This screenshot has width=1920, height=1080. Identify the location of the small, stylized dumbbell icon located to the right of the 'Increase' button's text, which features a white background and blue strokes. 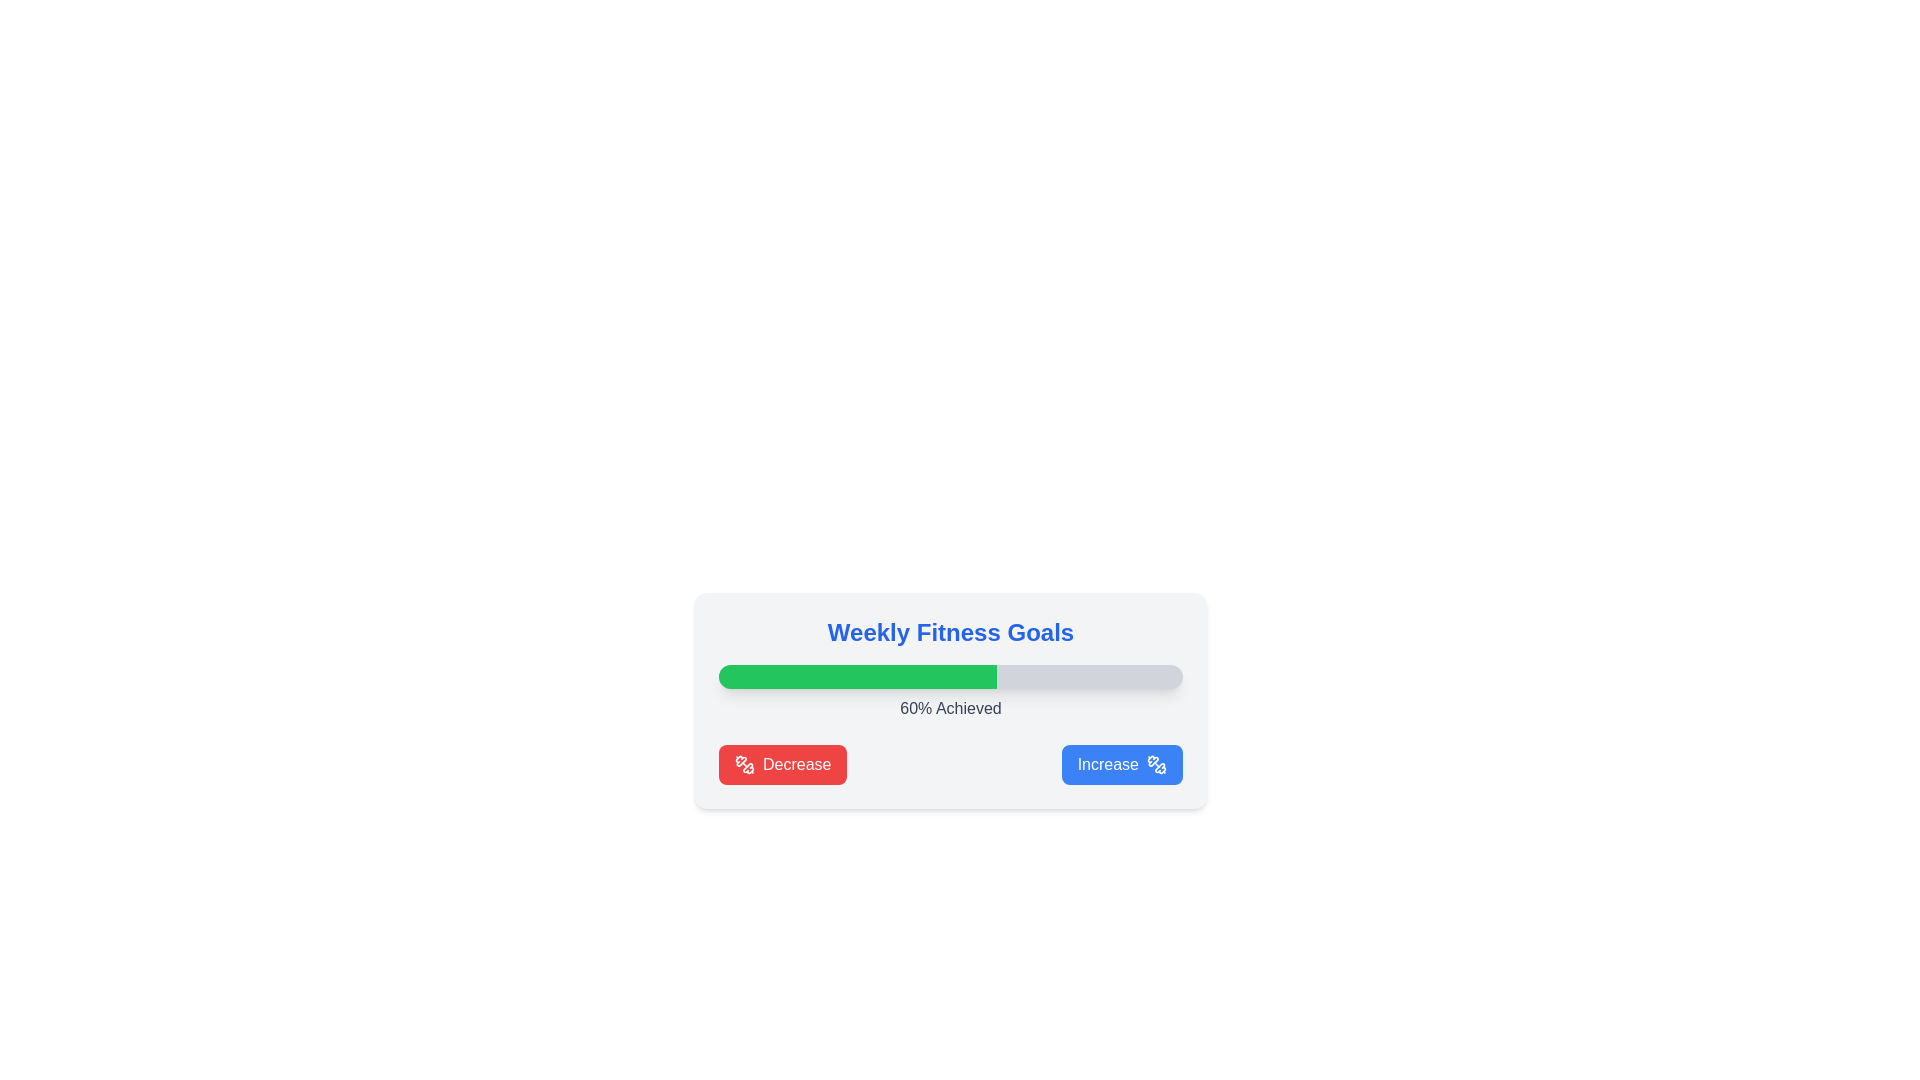
(1156, 764).